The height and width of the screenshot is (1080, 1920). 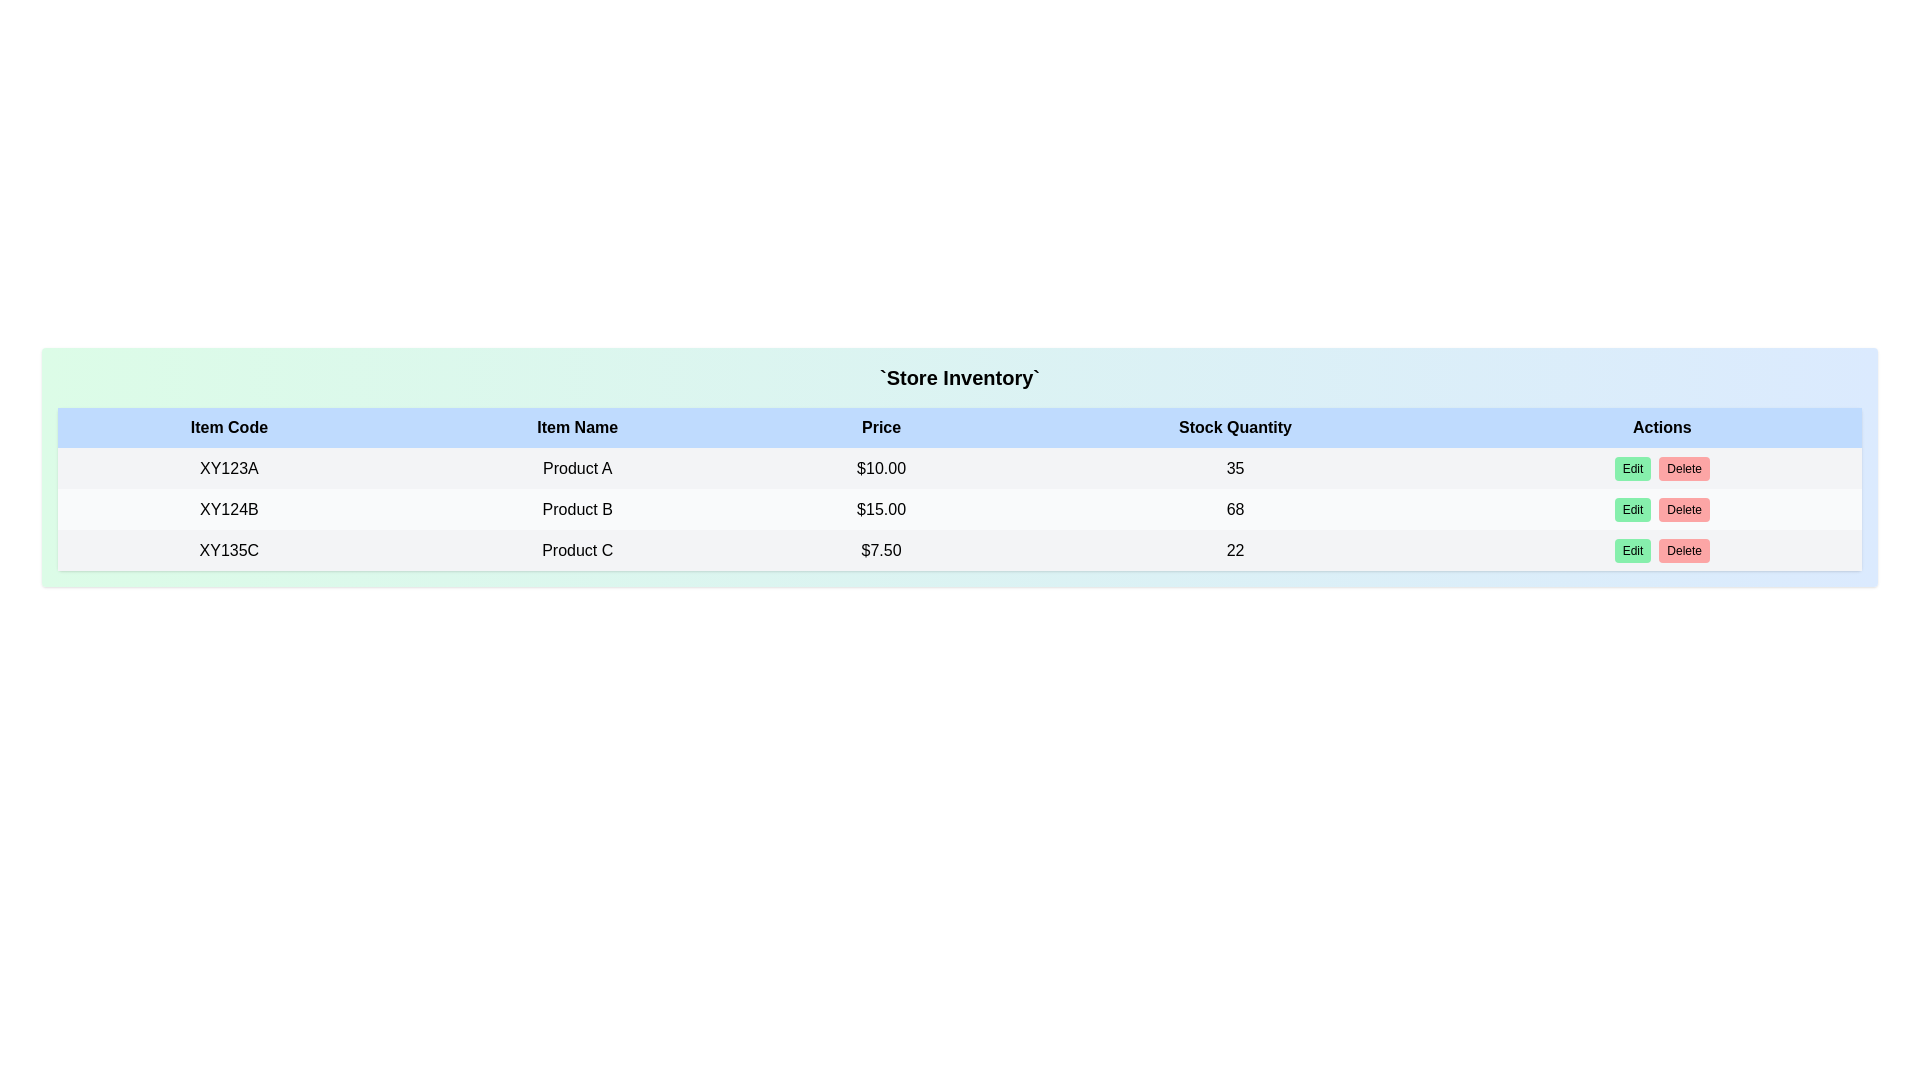 What do you see at coordinates (1662, 427) in the screenshot?
I see `the Table Header that indicates interactive actions for the last column of the table, located in the top-right corner of the header row` at bounding box center [1662, 427].